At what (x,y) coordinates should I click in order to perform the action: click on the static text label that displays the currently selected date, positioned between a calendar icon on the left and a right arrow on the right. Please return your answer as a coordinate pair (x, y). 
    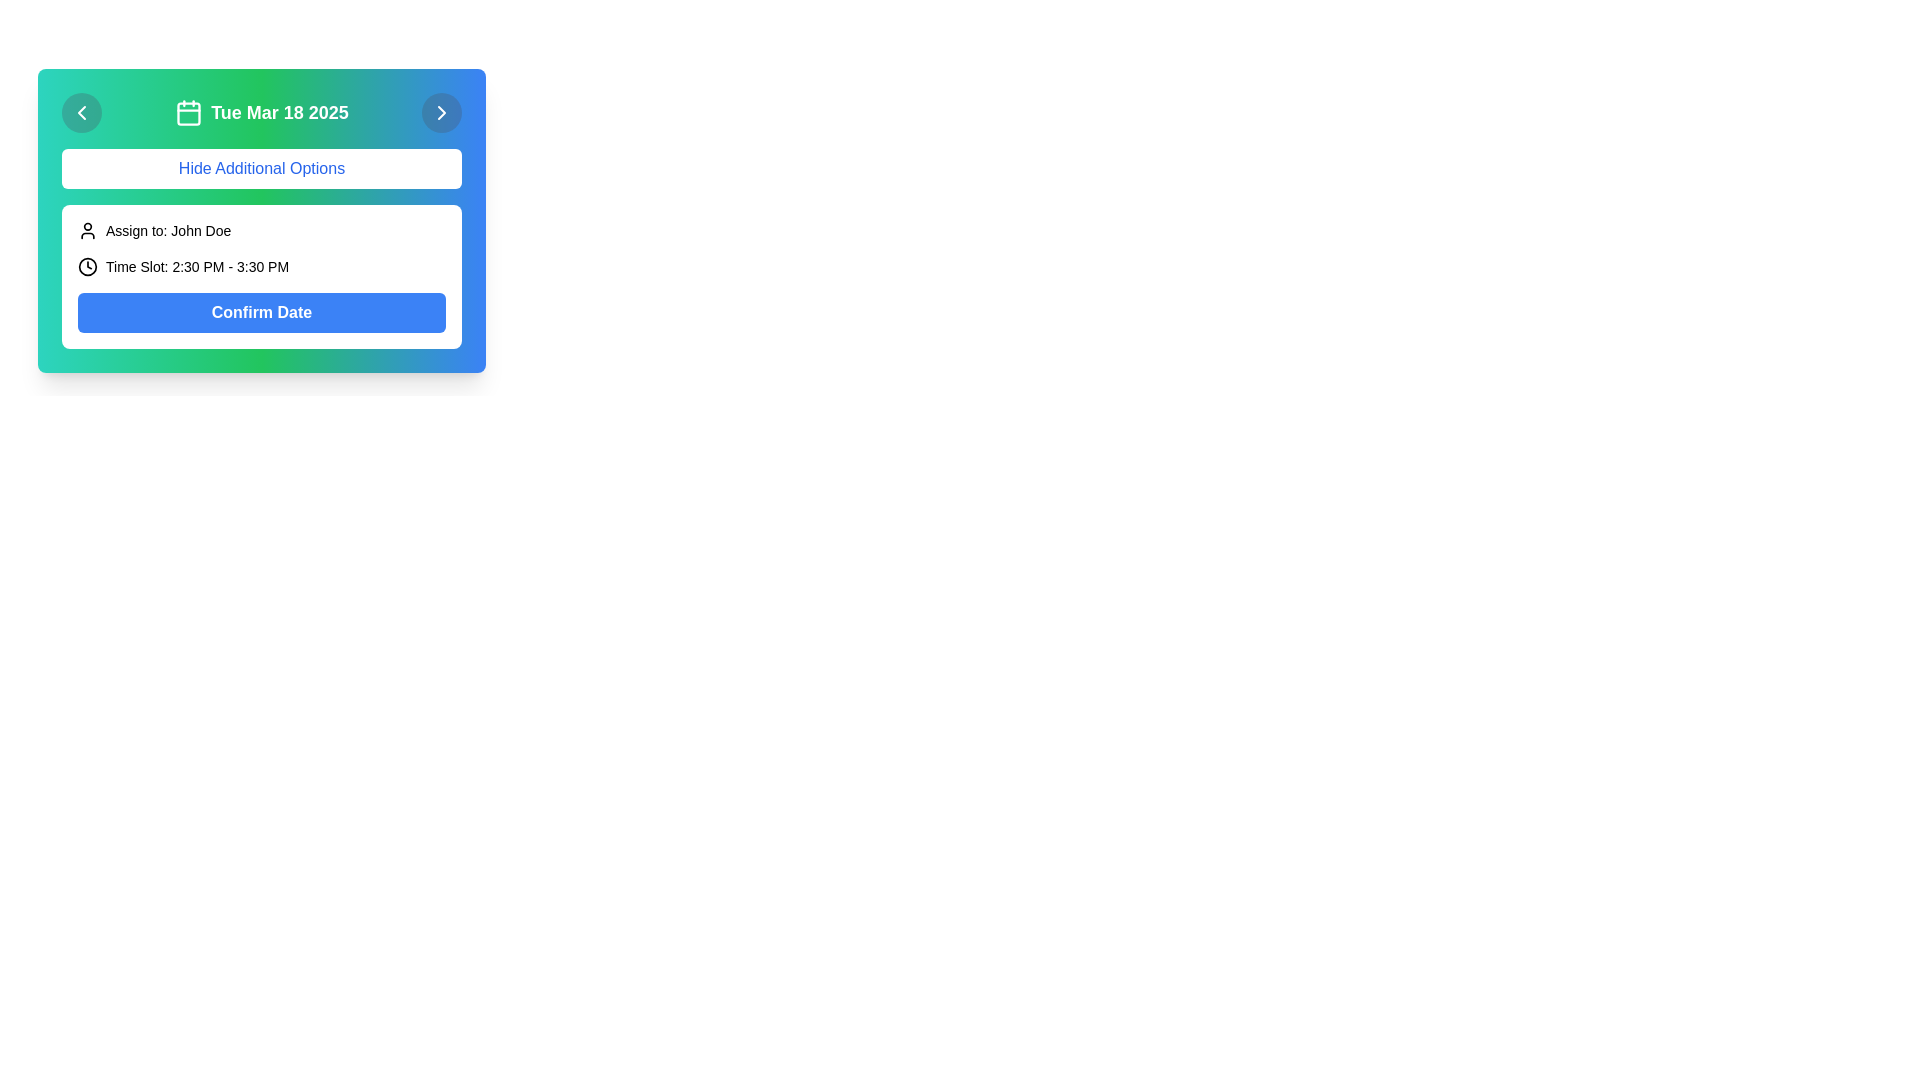
    Looking at the image, I should click on (278, 112).